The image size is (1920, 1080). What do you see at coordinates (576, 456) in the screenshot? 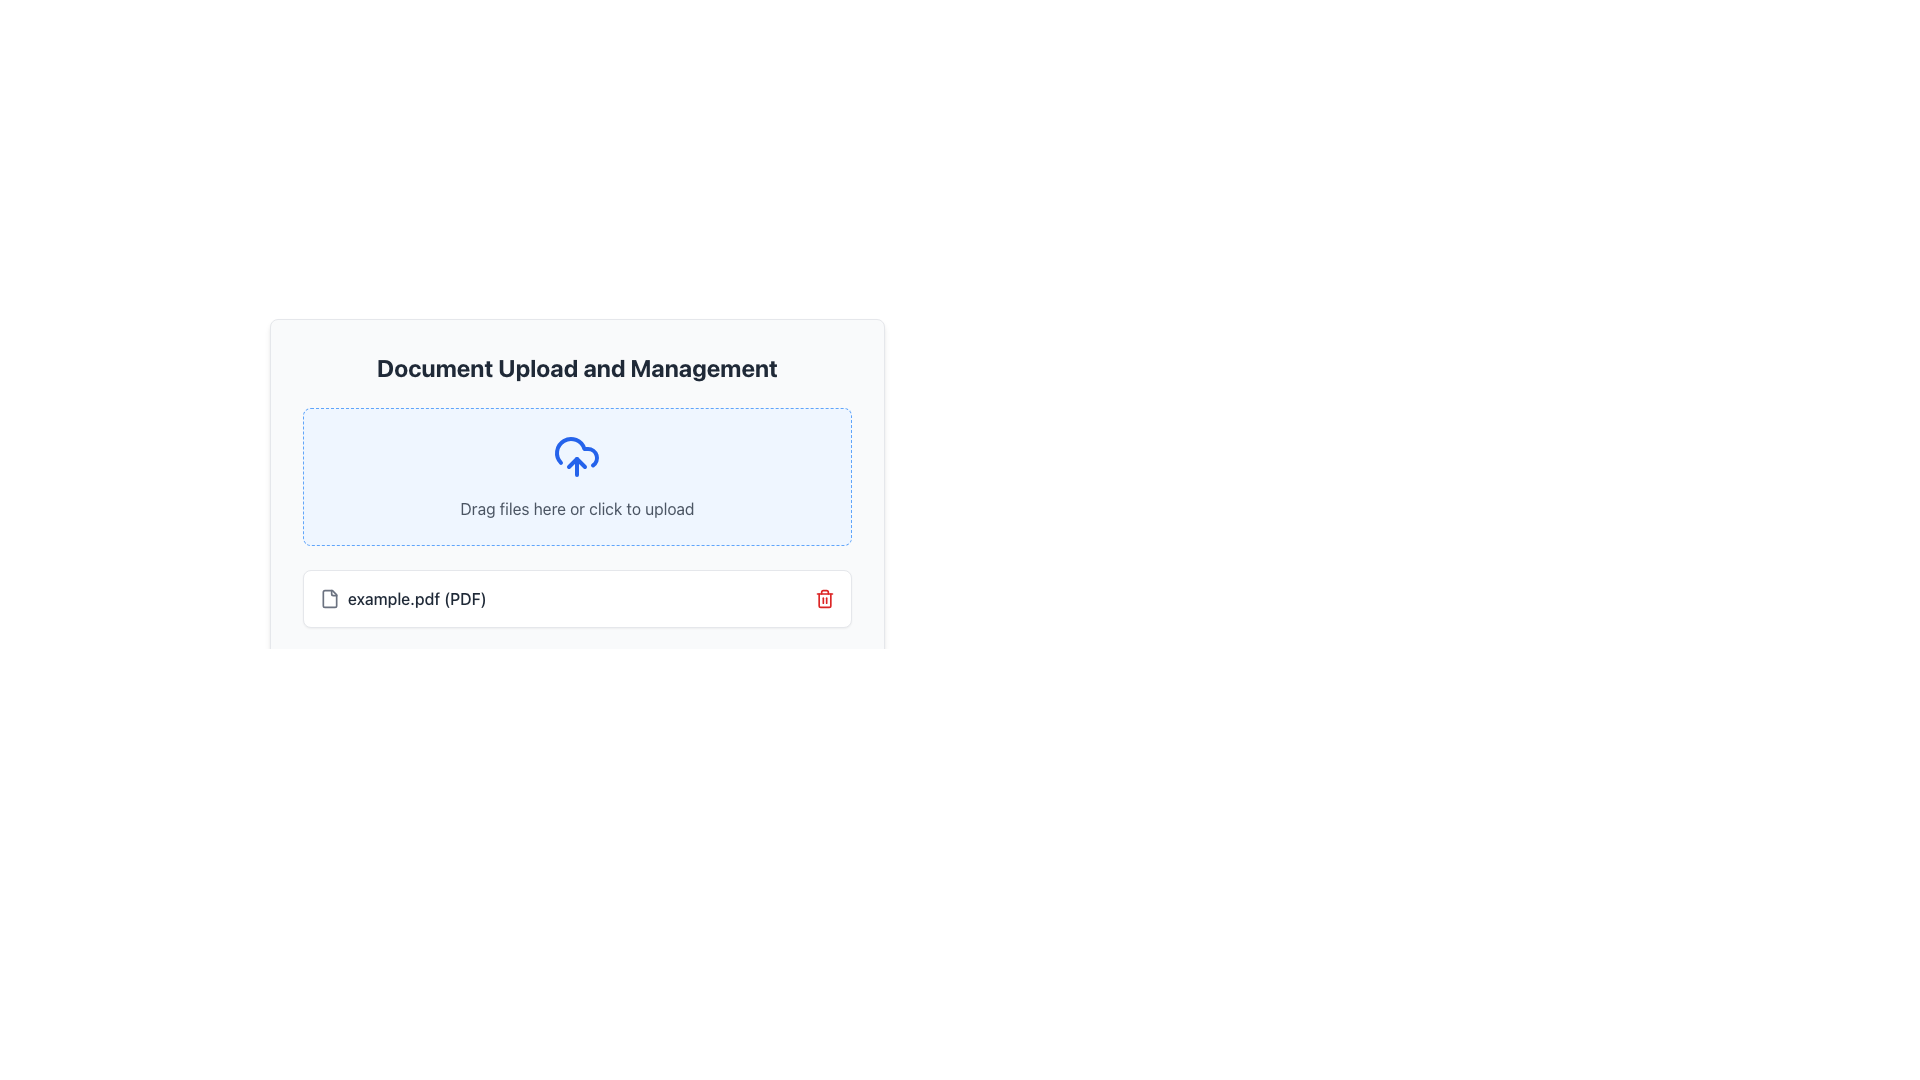
I see `the cloud upload icon, which features an upward-facing arrow inside a blue-colored cloud, located at the center of the upload area in the Document Upload and Management interface` at bounding box center [576, 456].